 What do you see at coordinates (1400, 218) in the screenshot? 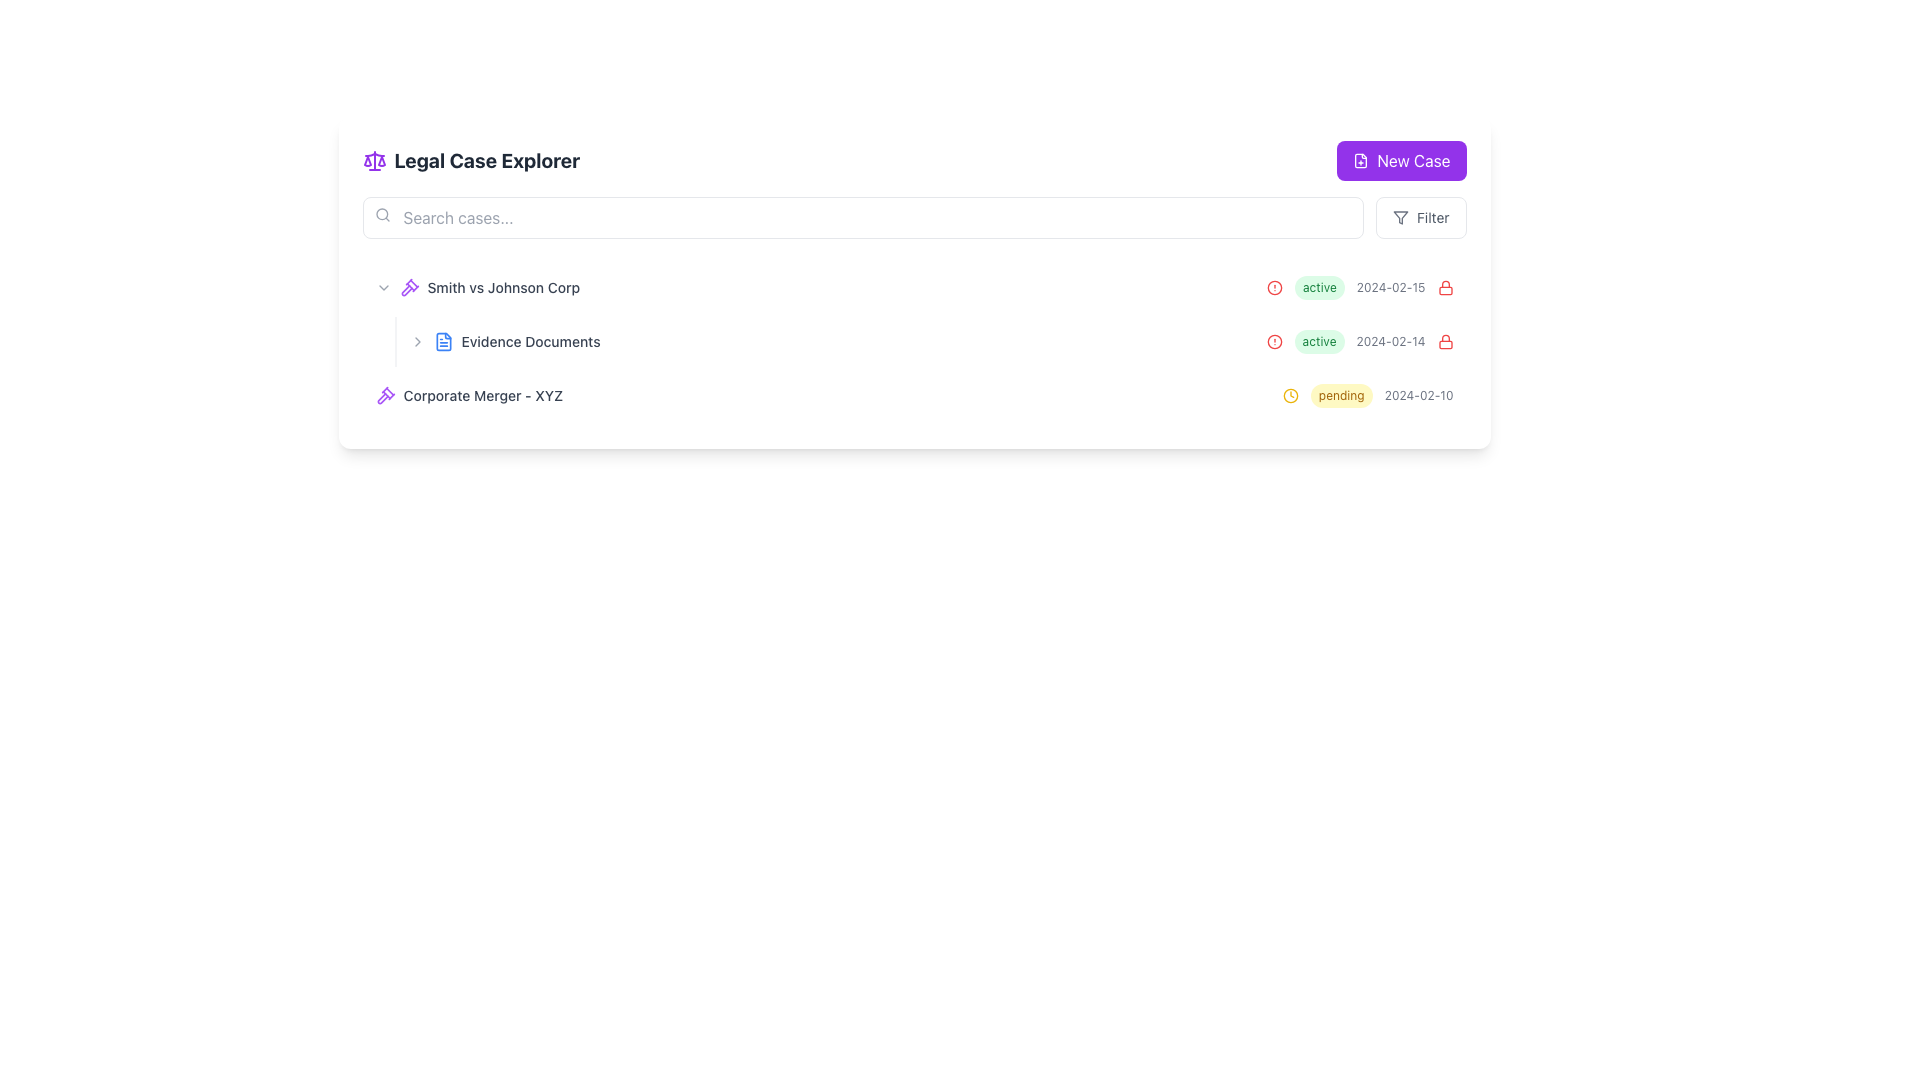
I see `the silver-gray funnel icon within the 'Filter' button` at bounding box center [1400, 218].